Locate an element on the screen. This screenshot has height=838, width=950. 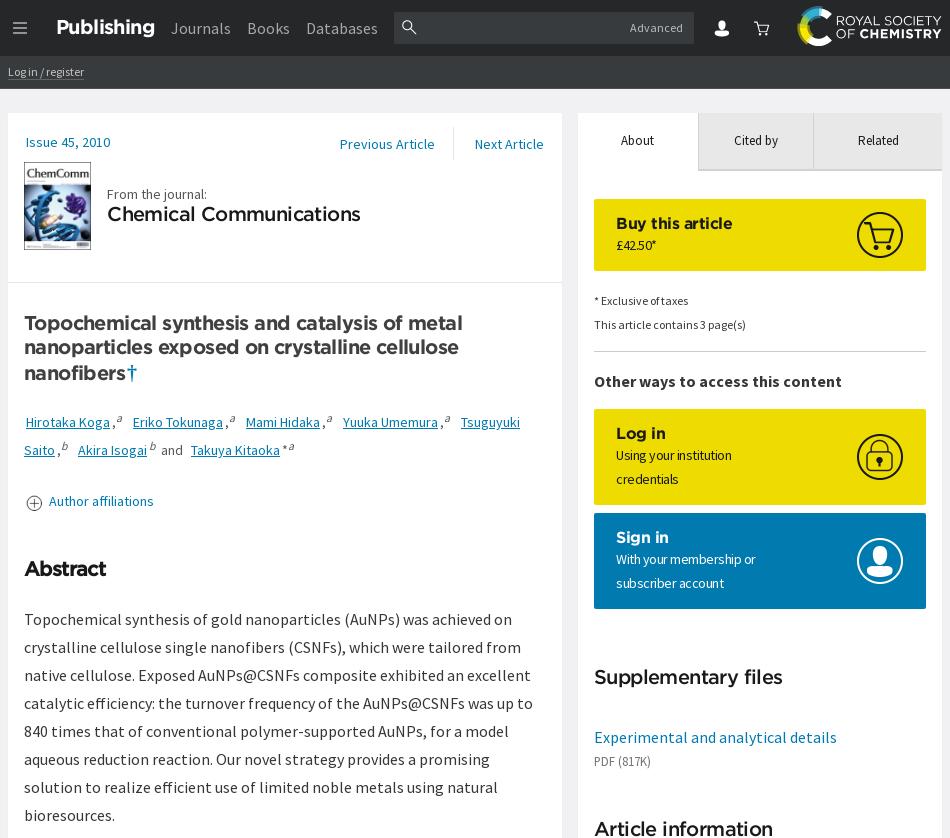
'reaction. Our novel strategy provides a promising solution to realize efficient use of limited noble metals using natural bioresources.' is located at coordinates (24, 784).